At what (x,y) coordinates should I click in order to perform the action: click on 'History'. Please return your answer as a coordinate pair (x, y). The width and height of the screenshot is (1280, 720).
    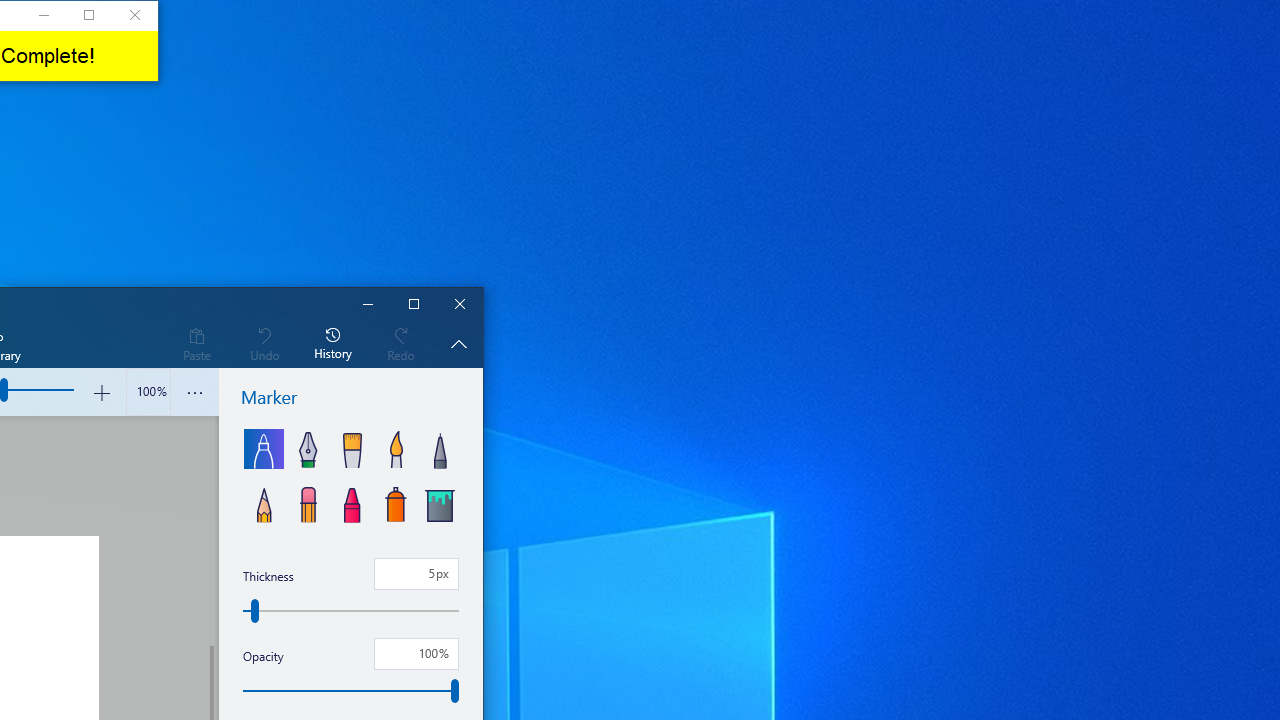
    Looking at the image, I should click on (333, 342).